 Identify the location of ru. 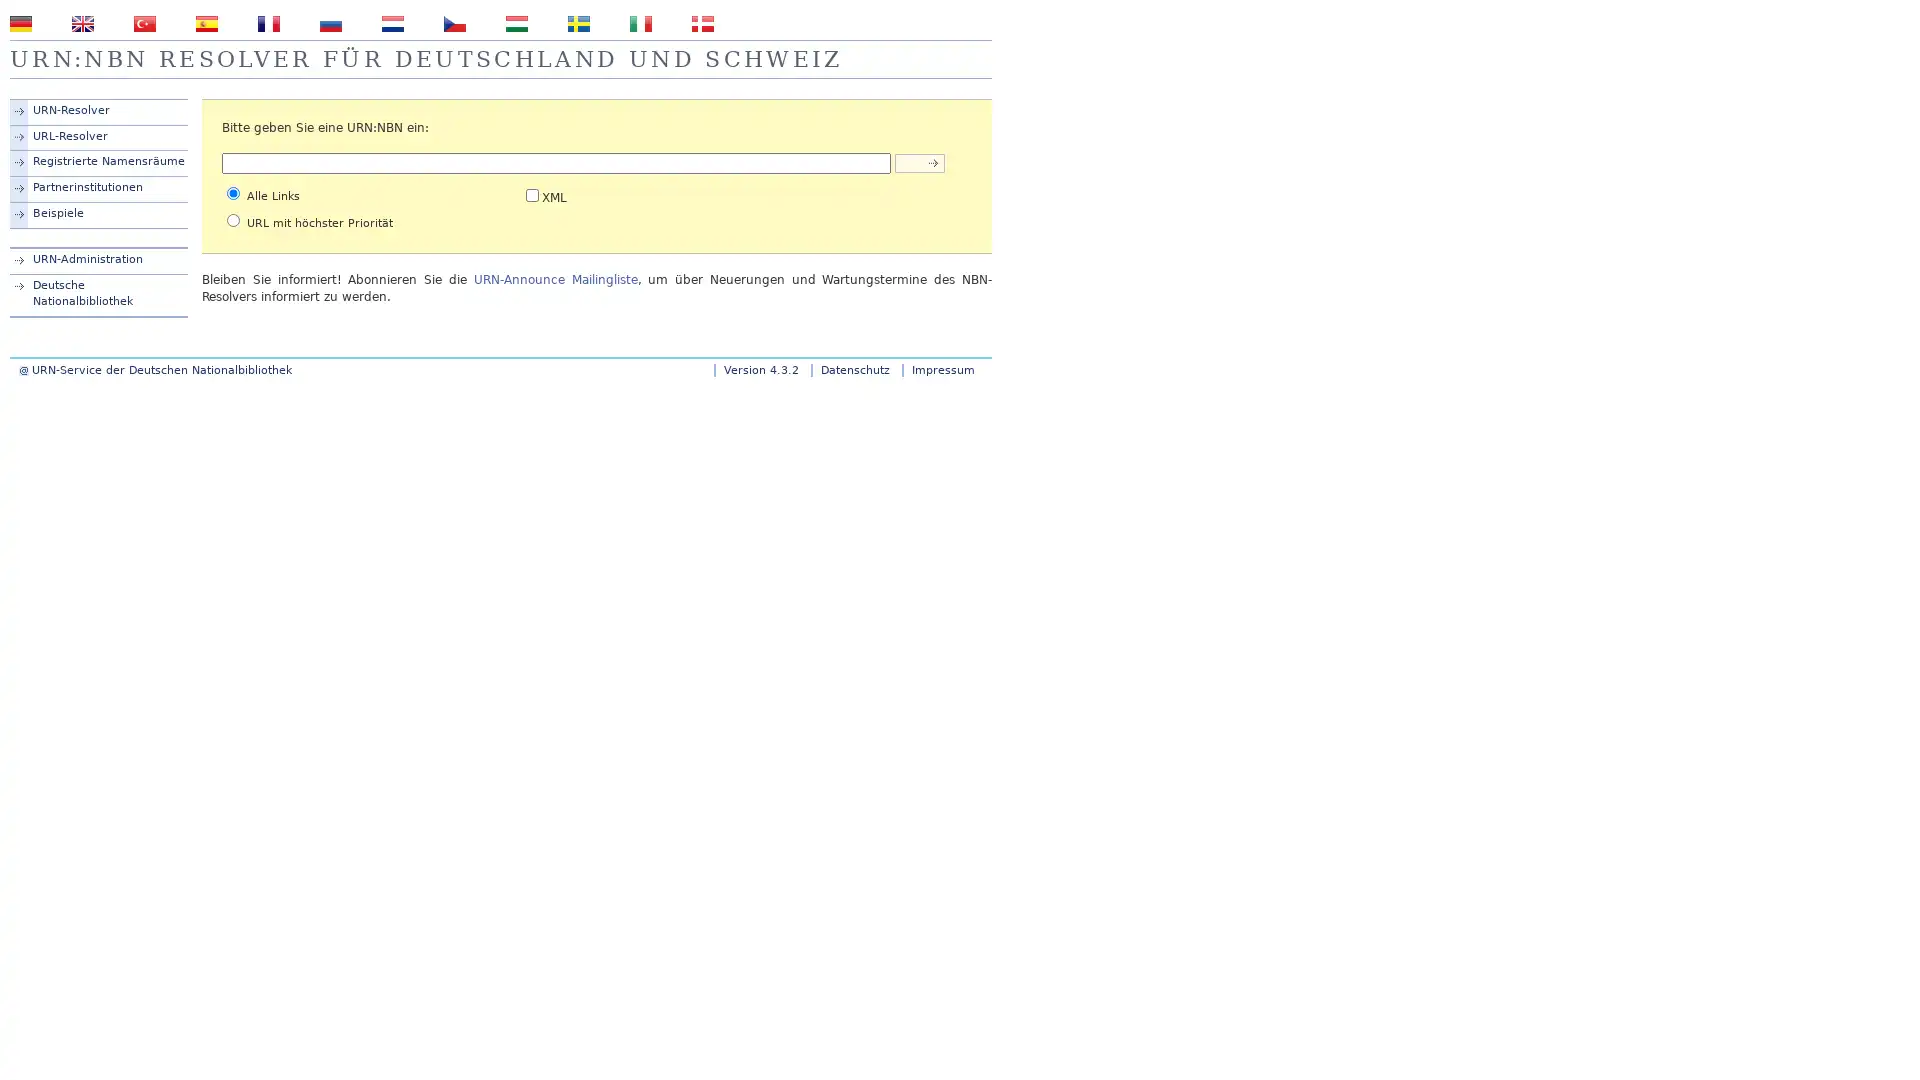
(331, 23).